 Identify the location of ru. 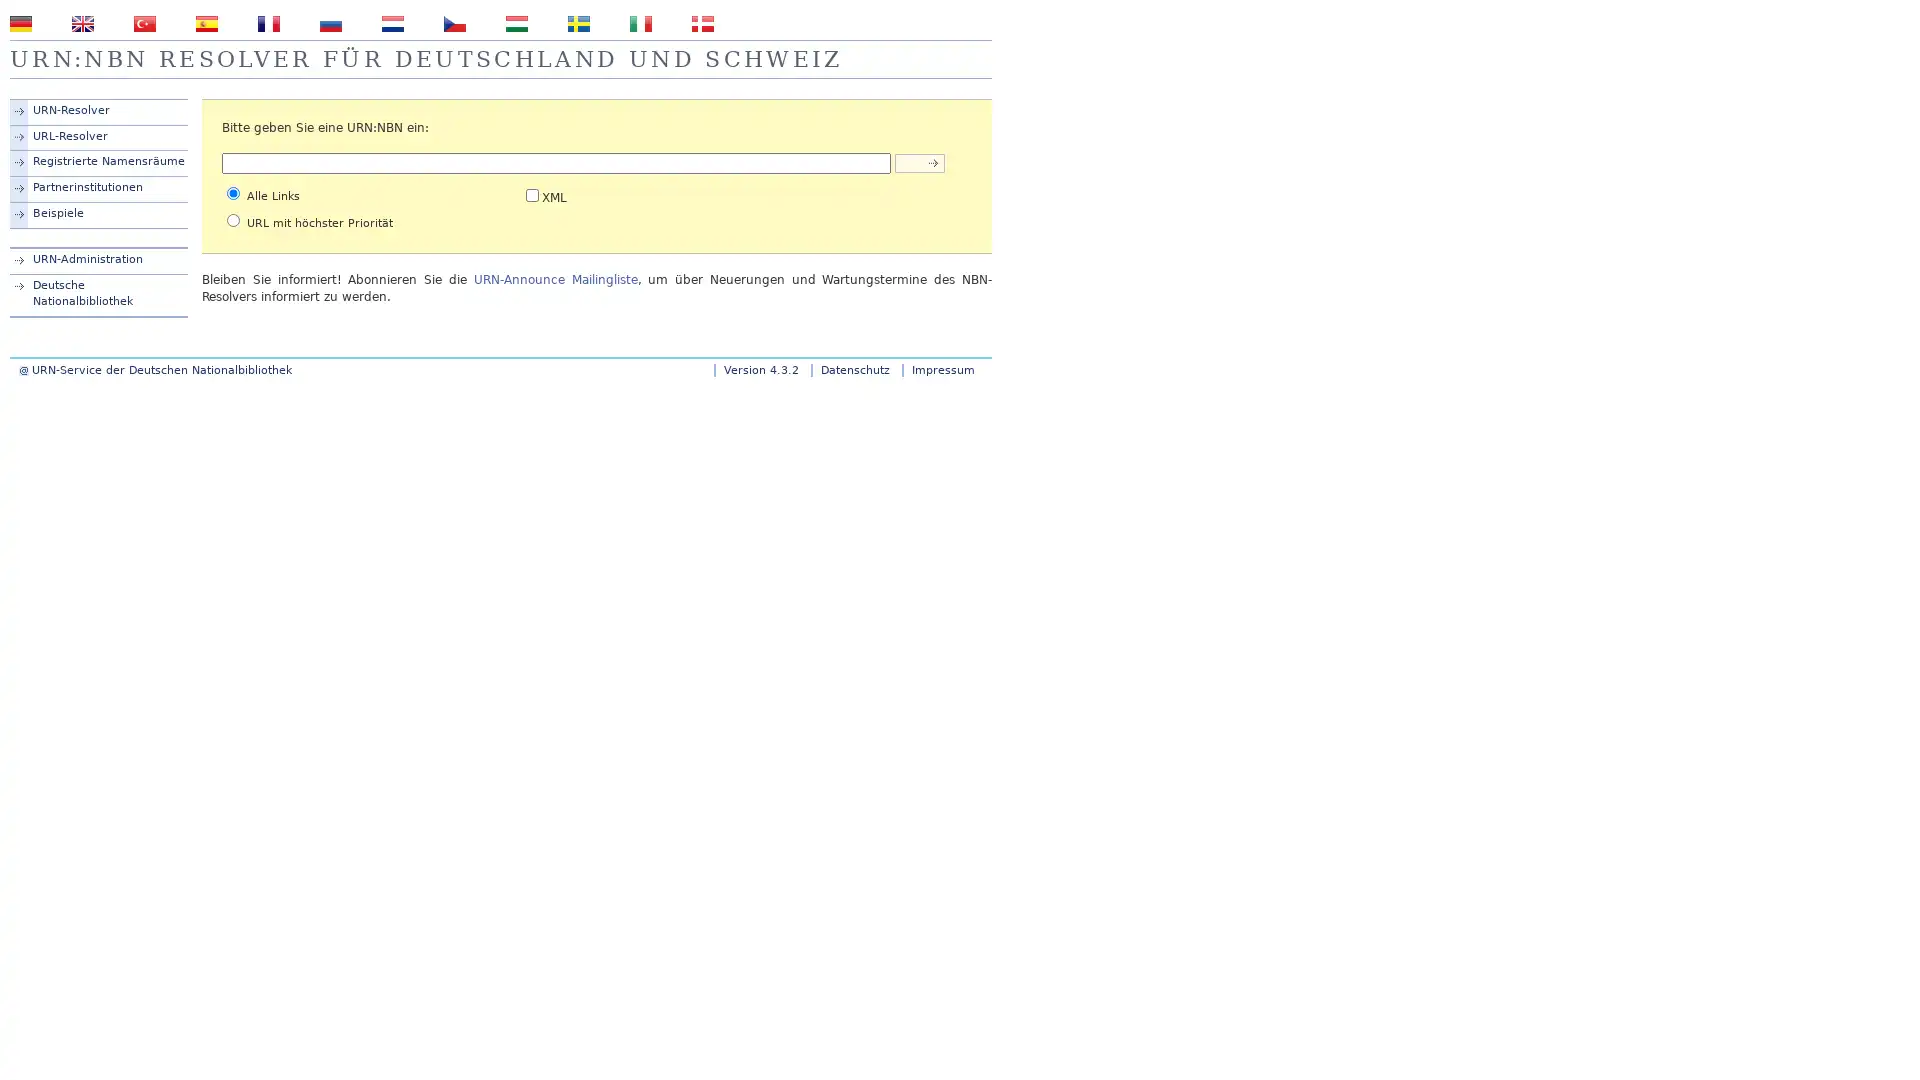
(331, 23).